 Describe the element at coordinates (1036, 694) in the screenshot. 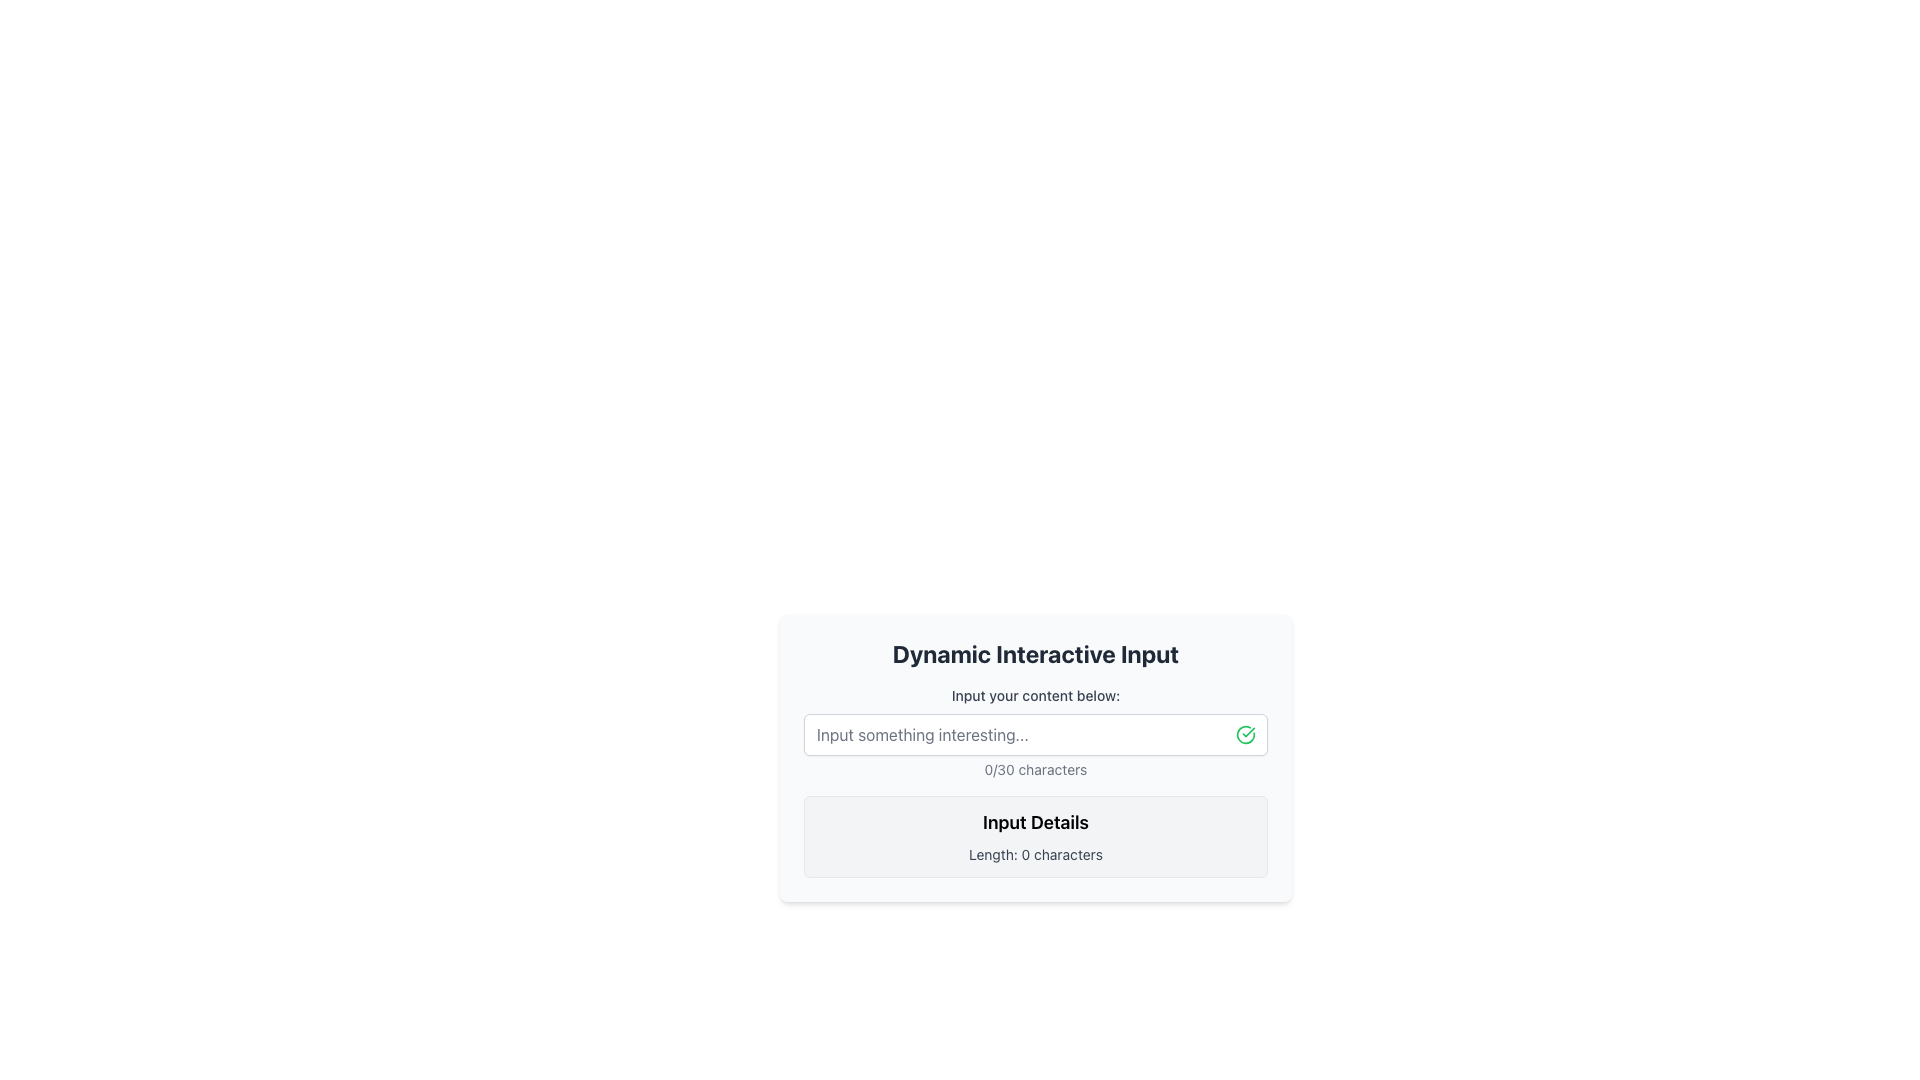

I see `the text label that reads 'Input your content below:', which is prominently displayed above an input field in light gray color` at that location.